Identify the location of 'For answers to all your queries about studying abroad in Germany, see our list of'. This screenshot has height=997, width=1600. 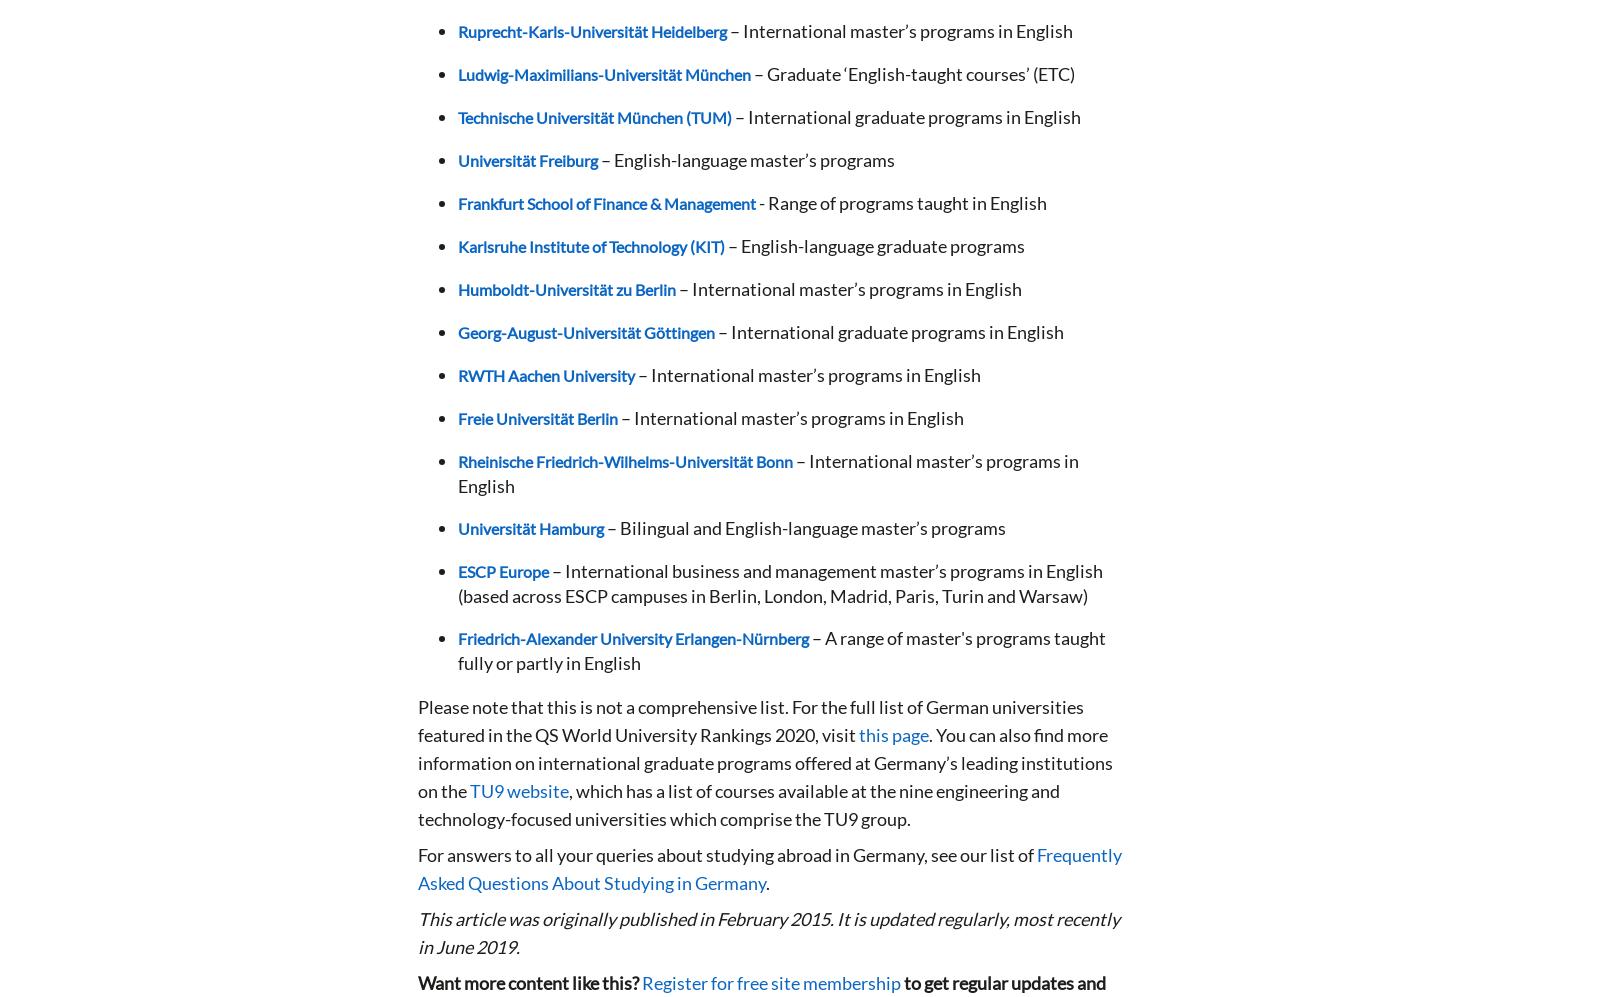
(727, 855).